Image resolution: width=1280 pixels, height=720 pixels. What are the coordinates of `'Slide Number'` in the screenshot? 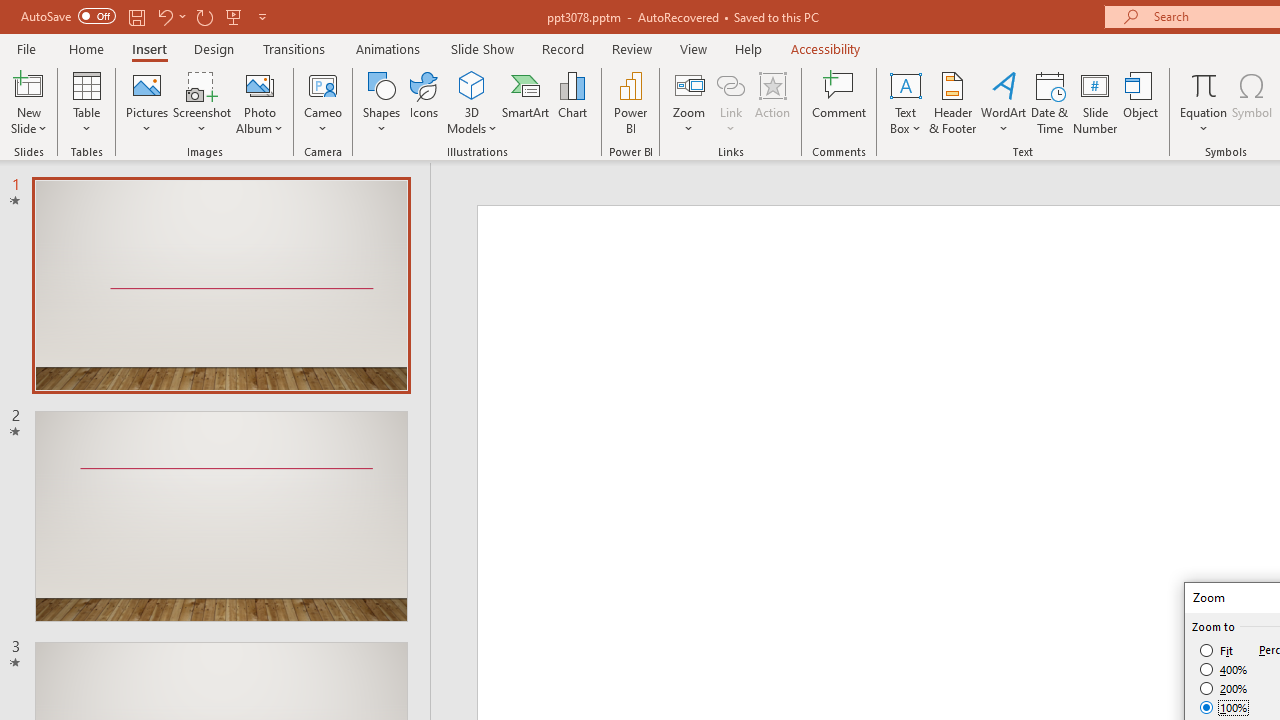 It's located at (1094, 103).